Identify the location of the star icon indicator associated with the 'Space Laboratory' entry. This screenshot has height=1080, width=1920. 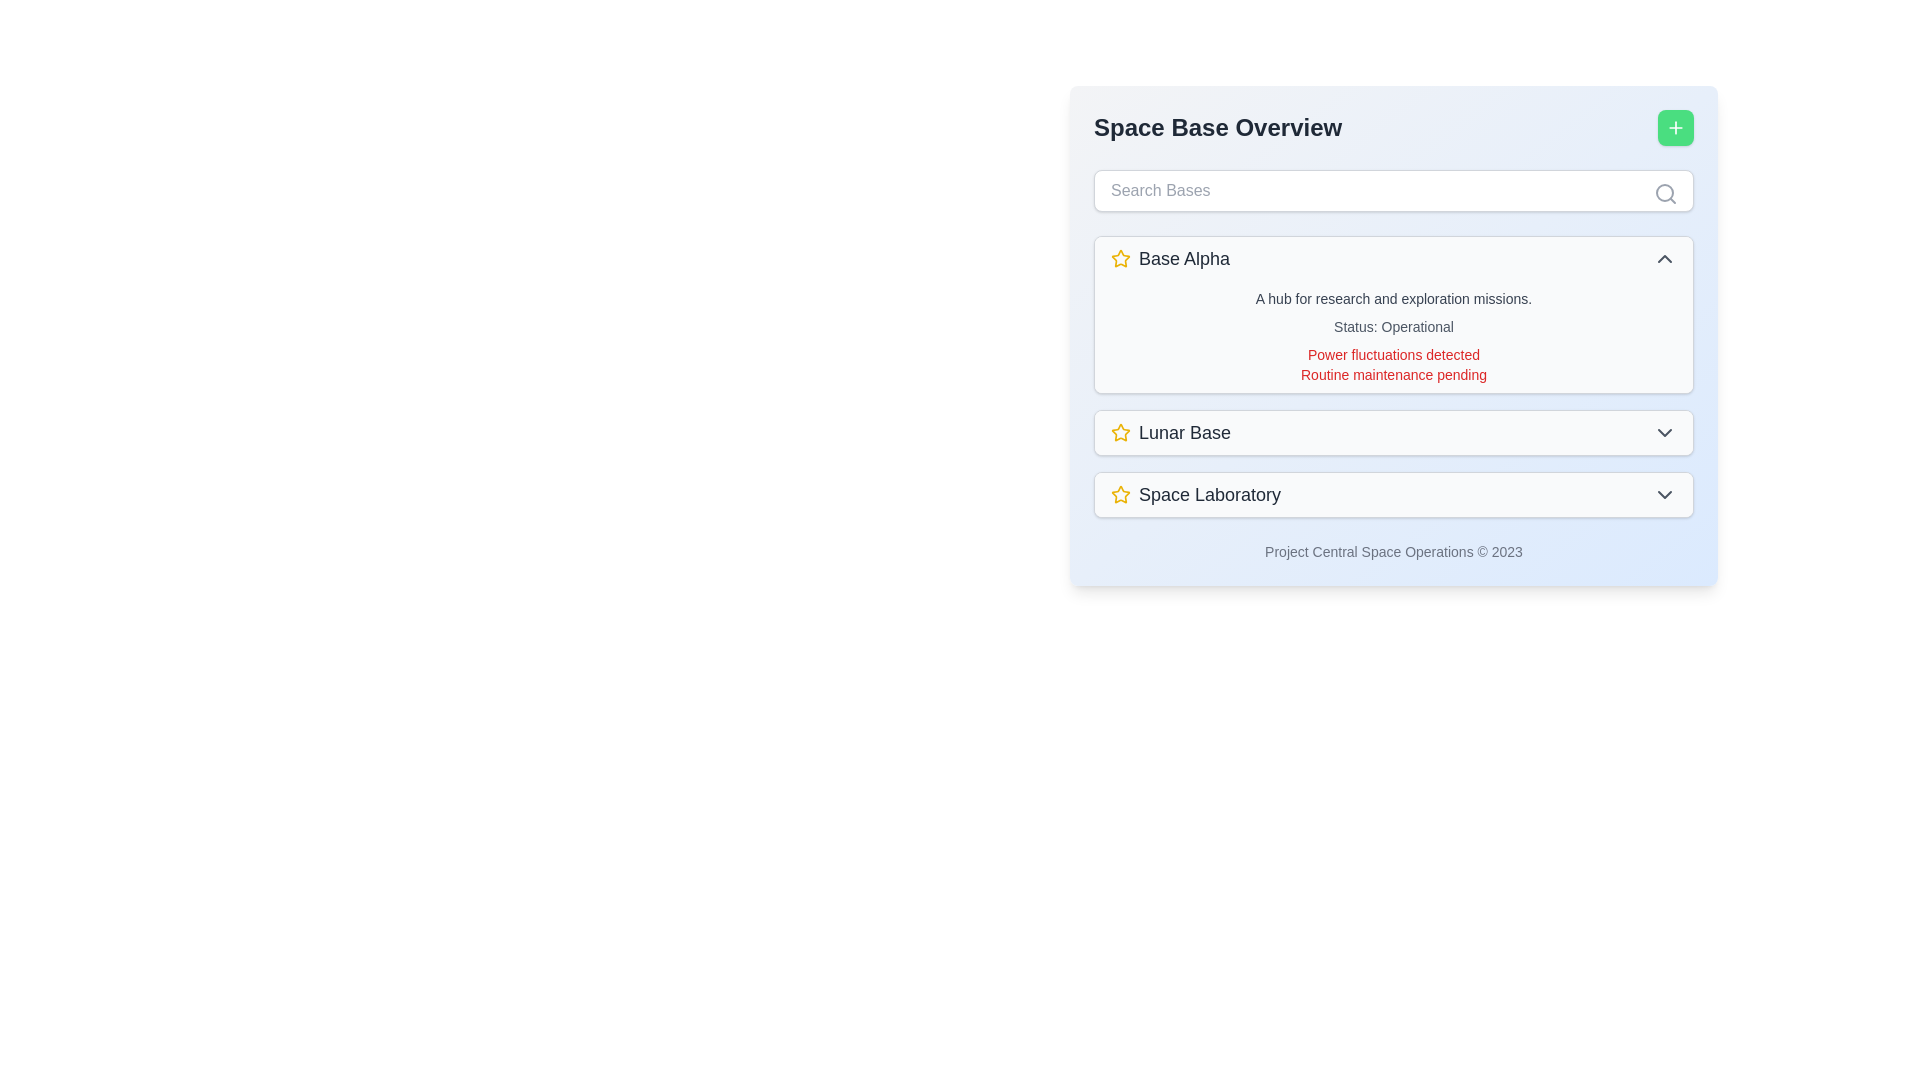
(1118, 431).